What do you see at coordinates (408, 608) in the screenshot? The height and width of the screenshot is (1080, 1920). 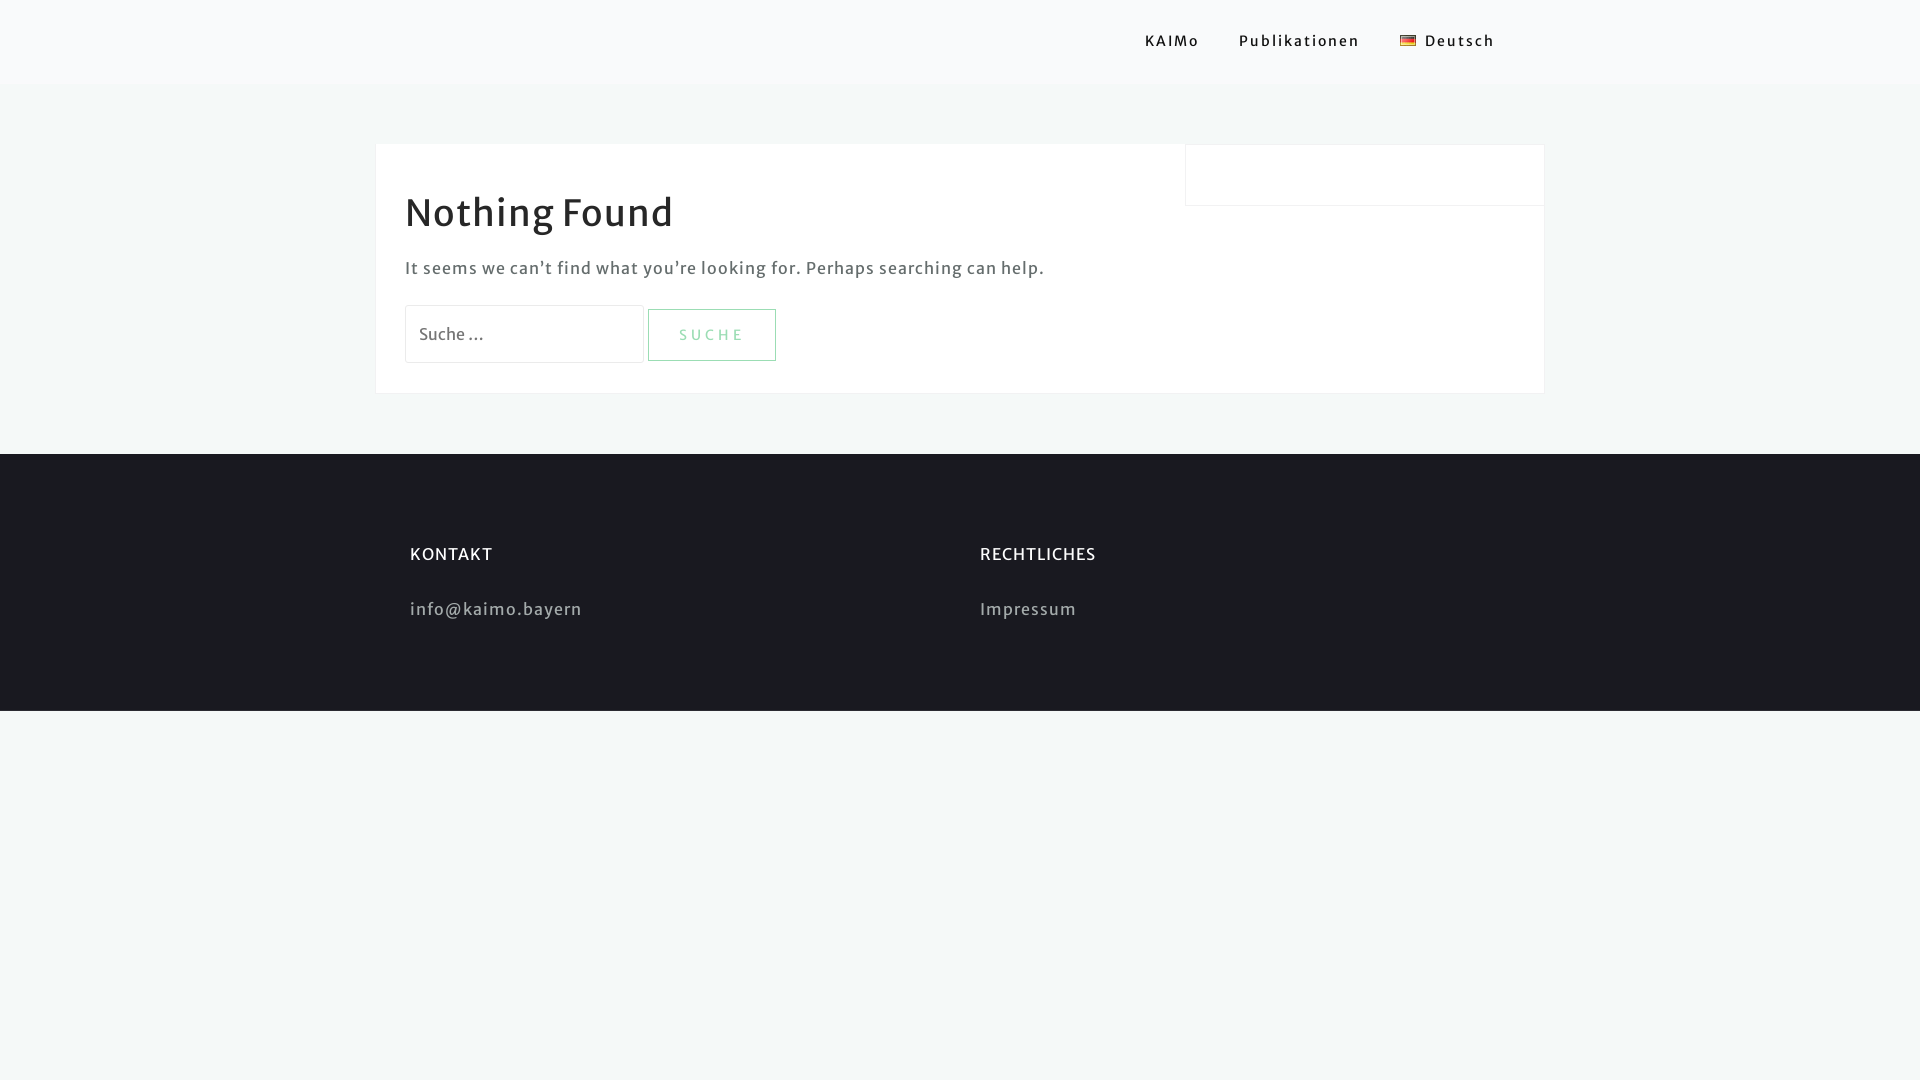 I see `'info@kaimo.bayern'` at bounding box center [408, 608].